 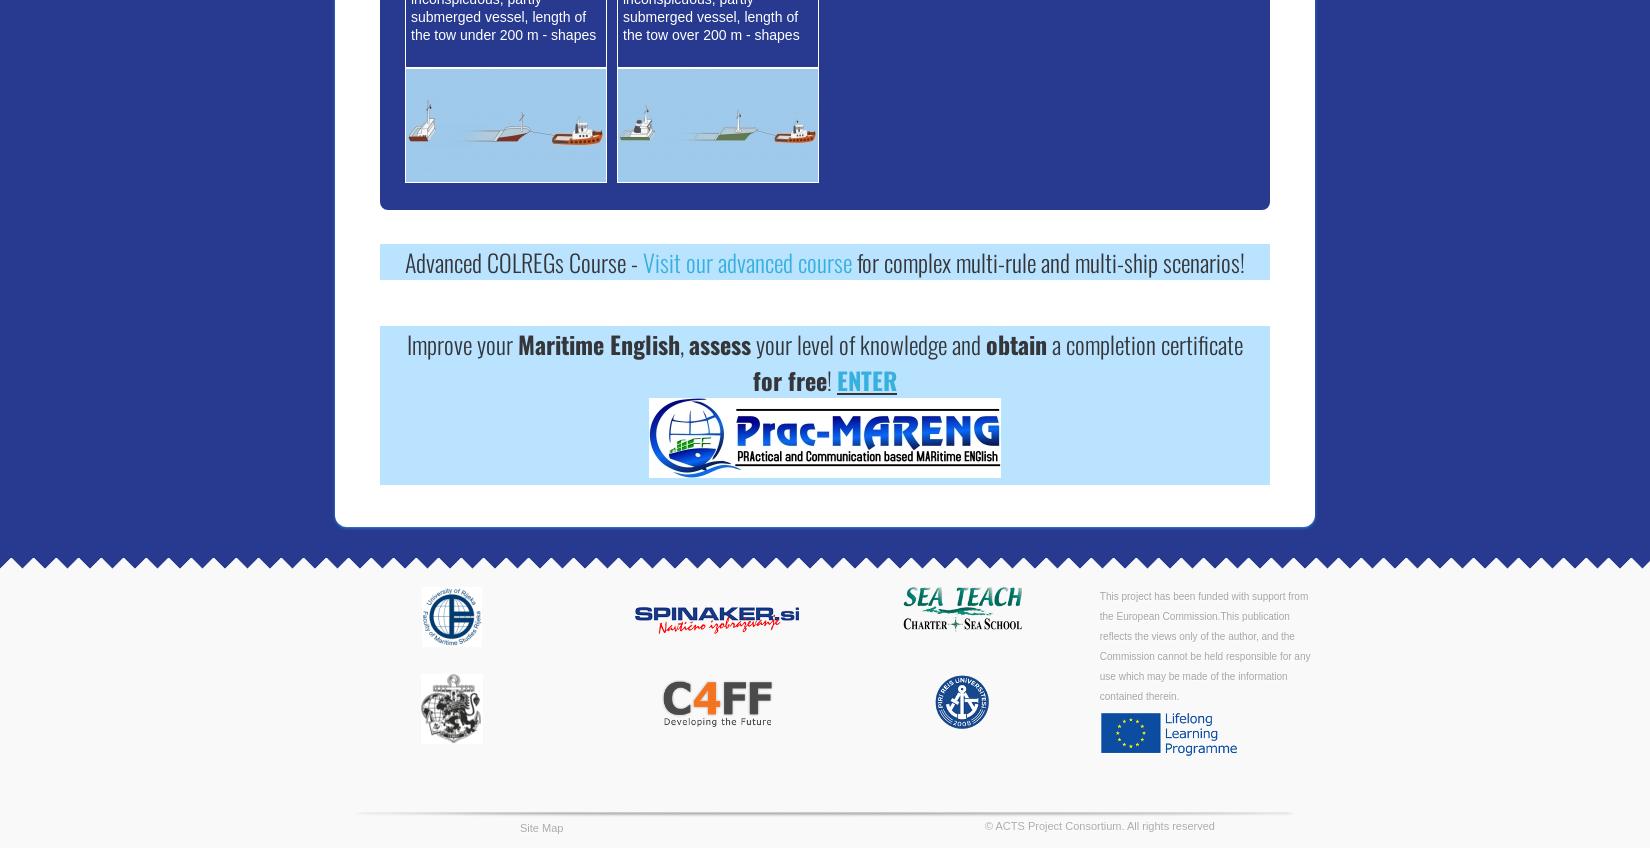 I want to click on 'Visit our advanced course', so click(x=746, y=261).